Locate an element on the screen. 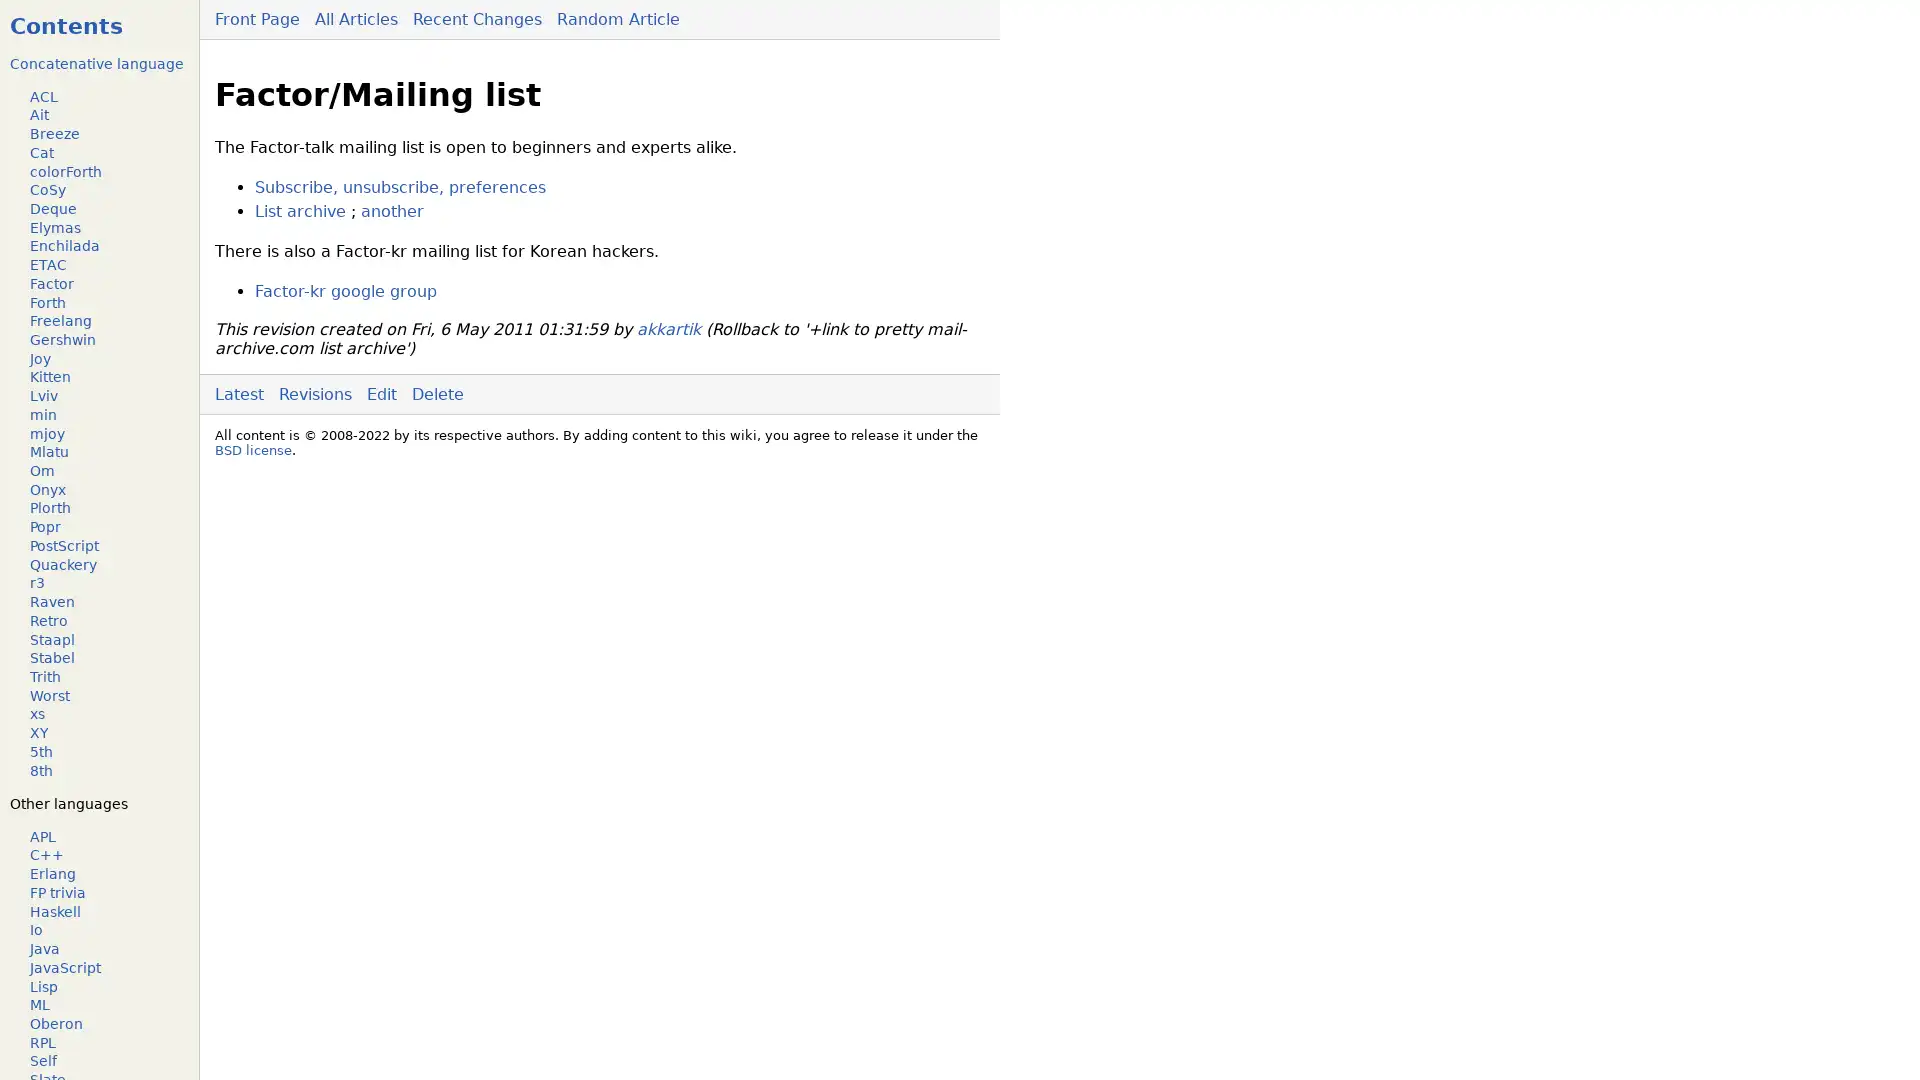 The image size is (1920, 1080). Delete is located at coordinates (436, 393).